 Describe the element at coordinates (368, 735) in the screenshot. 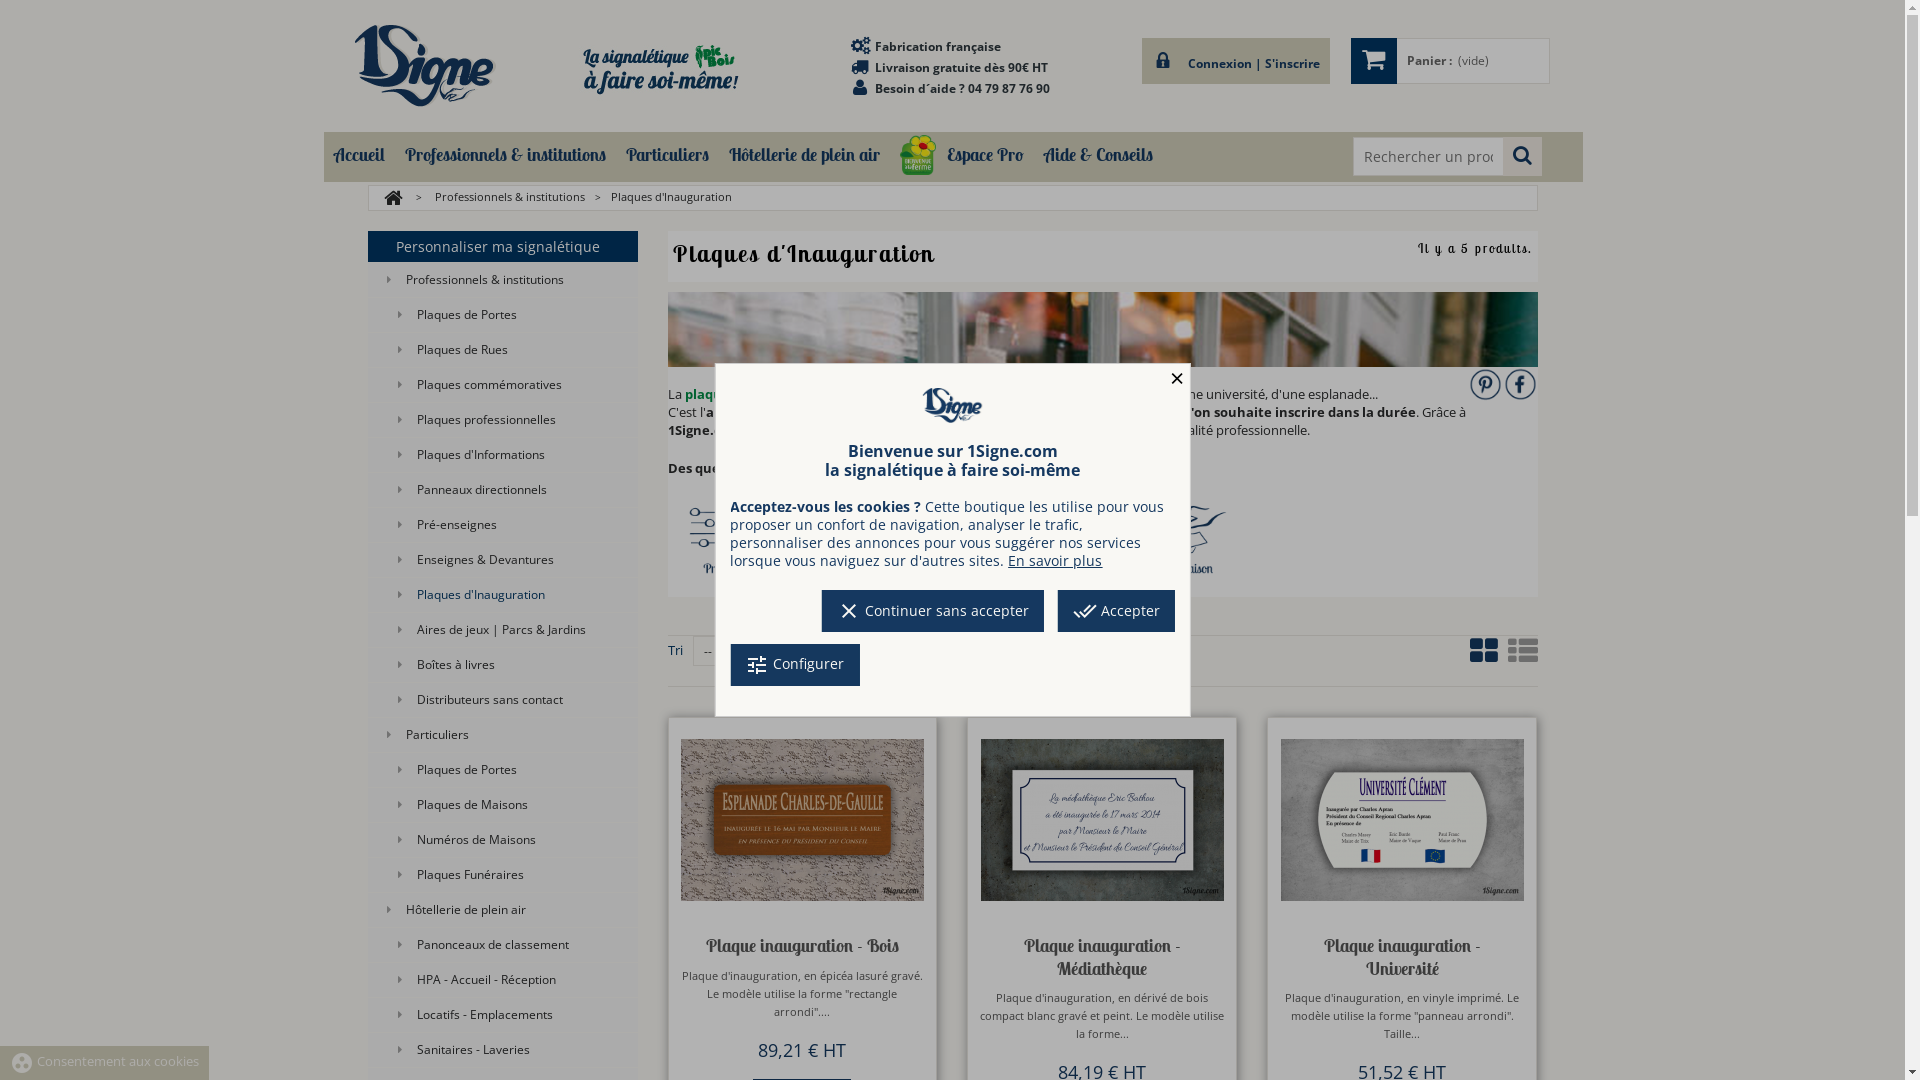

I see `'Particuliers'` at that location.